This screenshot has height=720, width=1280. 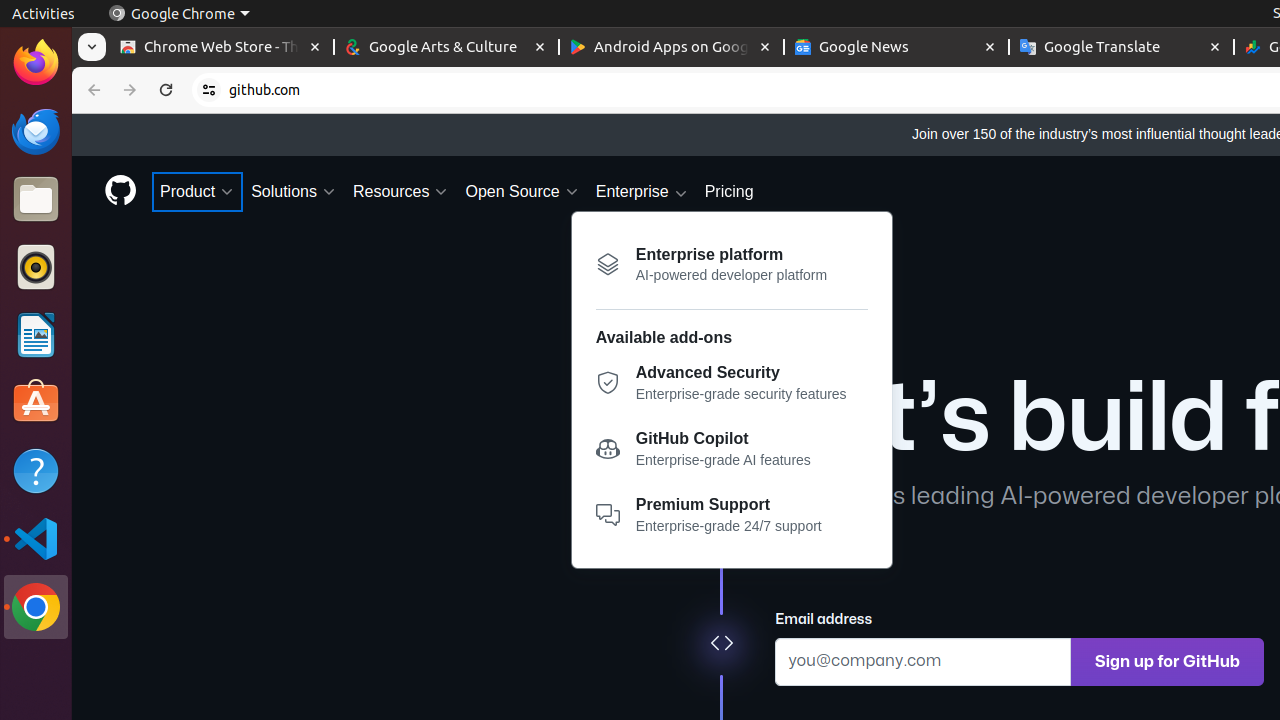 What do you see at coordinates (35, 265) in the screenshot?
I see `'Rhythmbox'` at bounding box center [35, 265].